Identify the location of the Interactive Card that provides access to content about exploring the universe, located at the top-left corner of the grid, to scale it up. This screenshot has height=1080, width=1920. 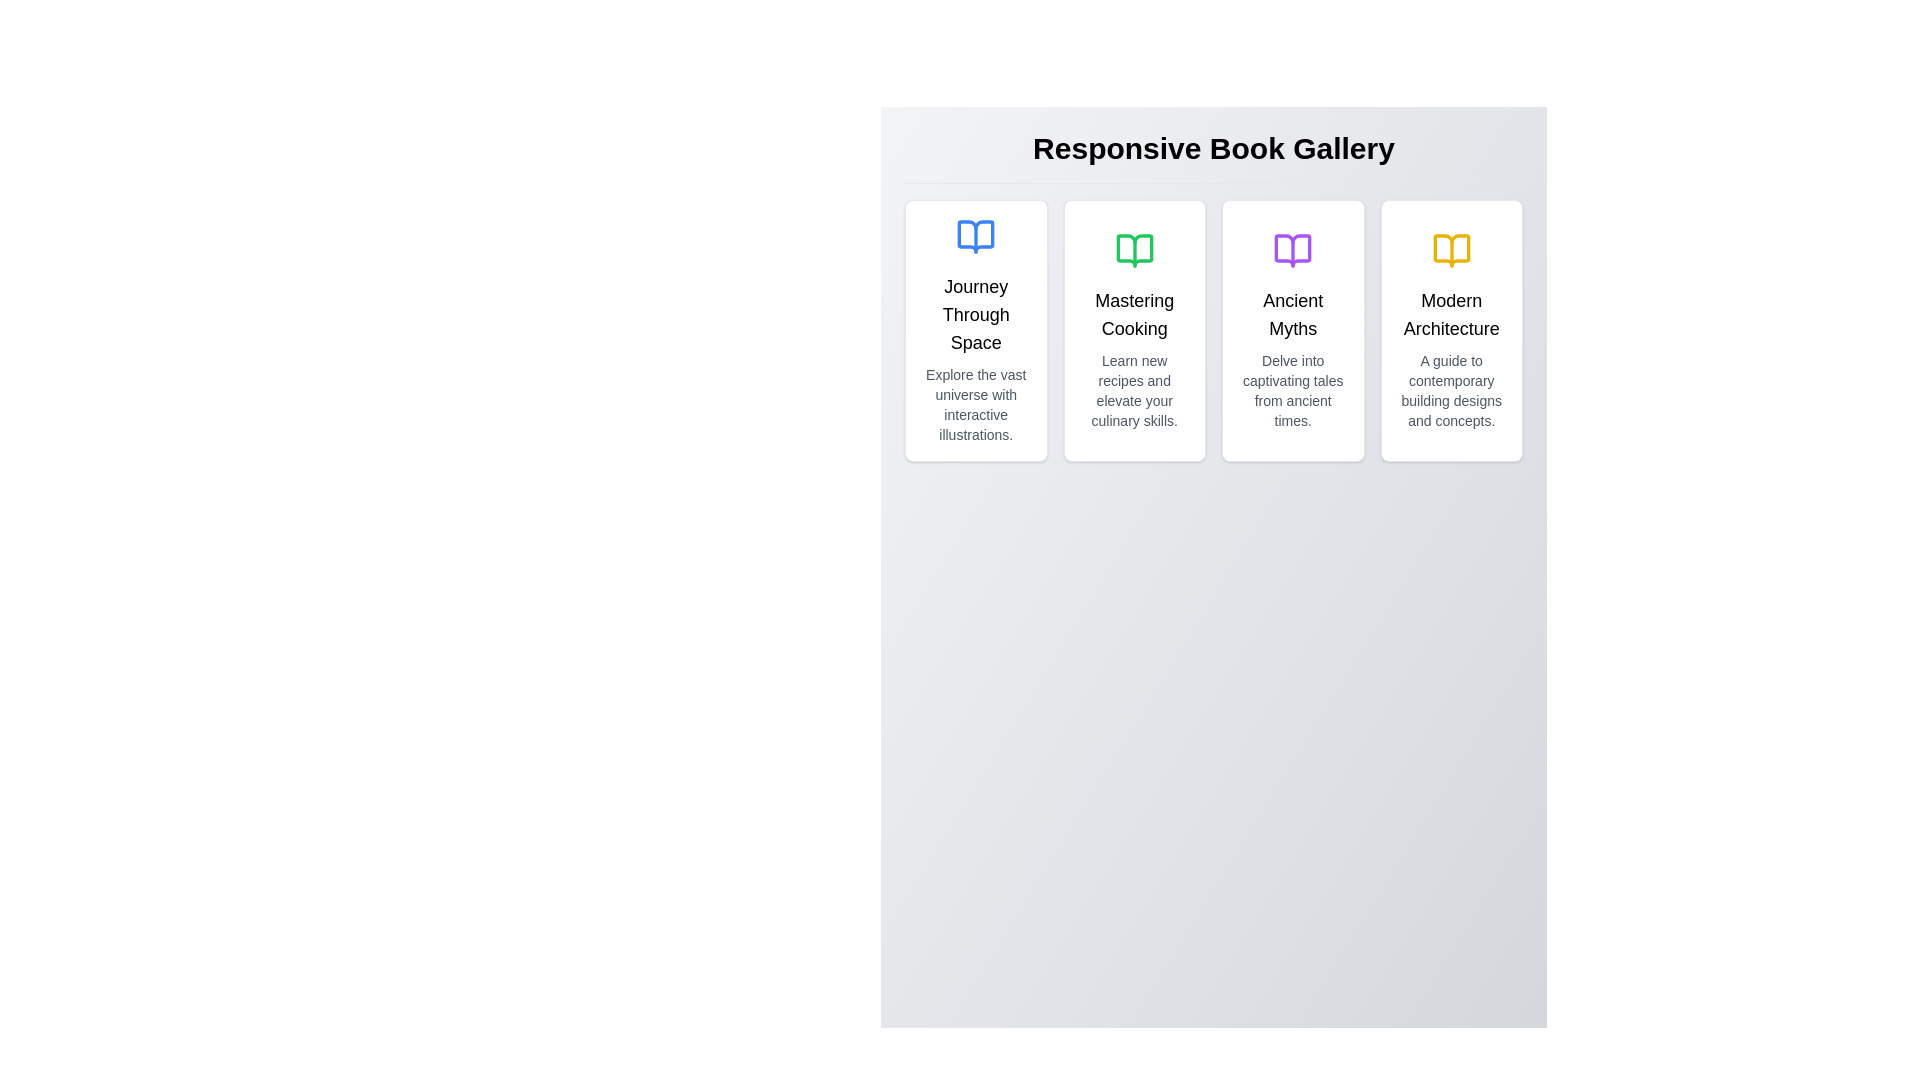
(976, 330).